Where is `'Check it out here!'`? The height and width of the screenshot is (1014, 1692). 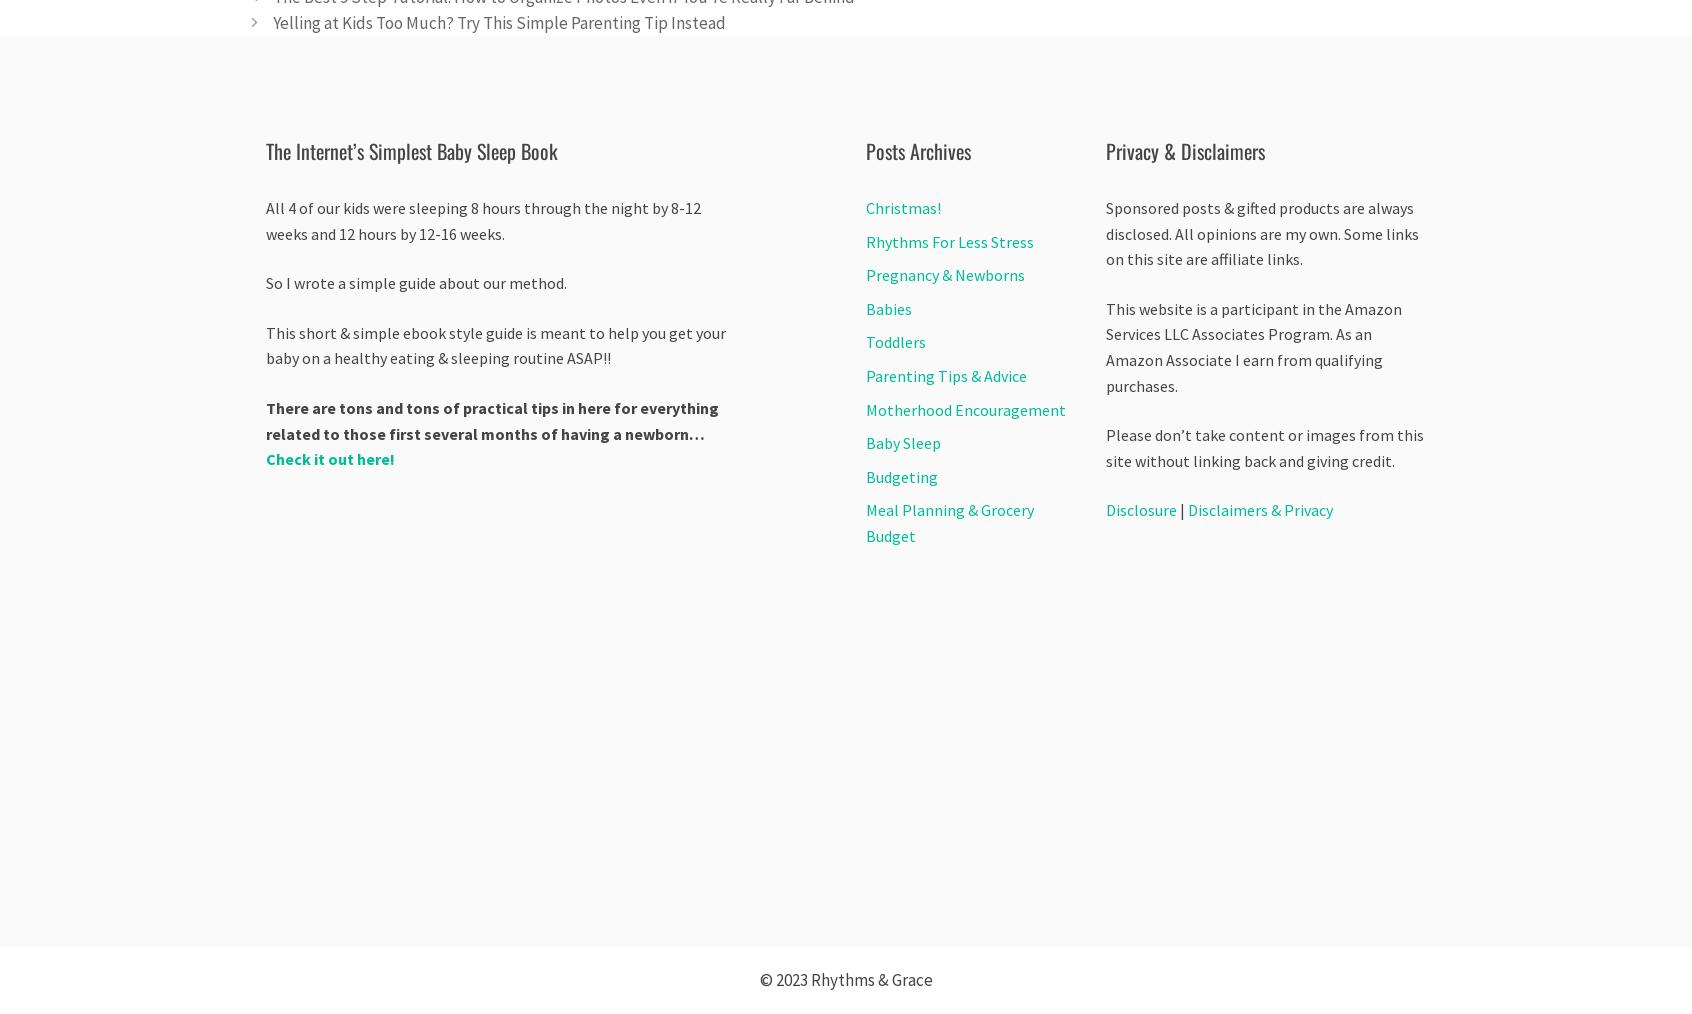 'Check it out here!' is located at coordinates (329, 459).